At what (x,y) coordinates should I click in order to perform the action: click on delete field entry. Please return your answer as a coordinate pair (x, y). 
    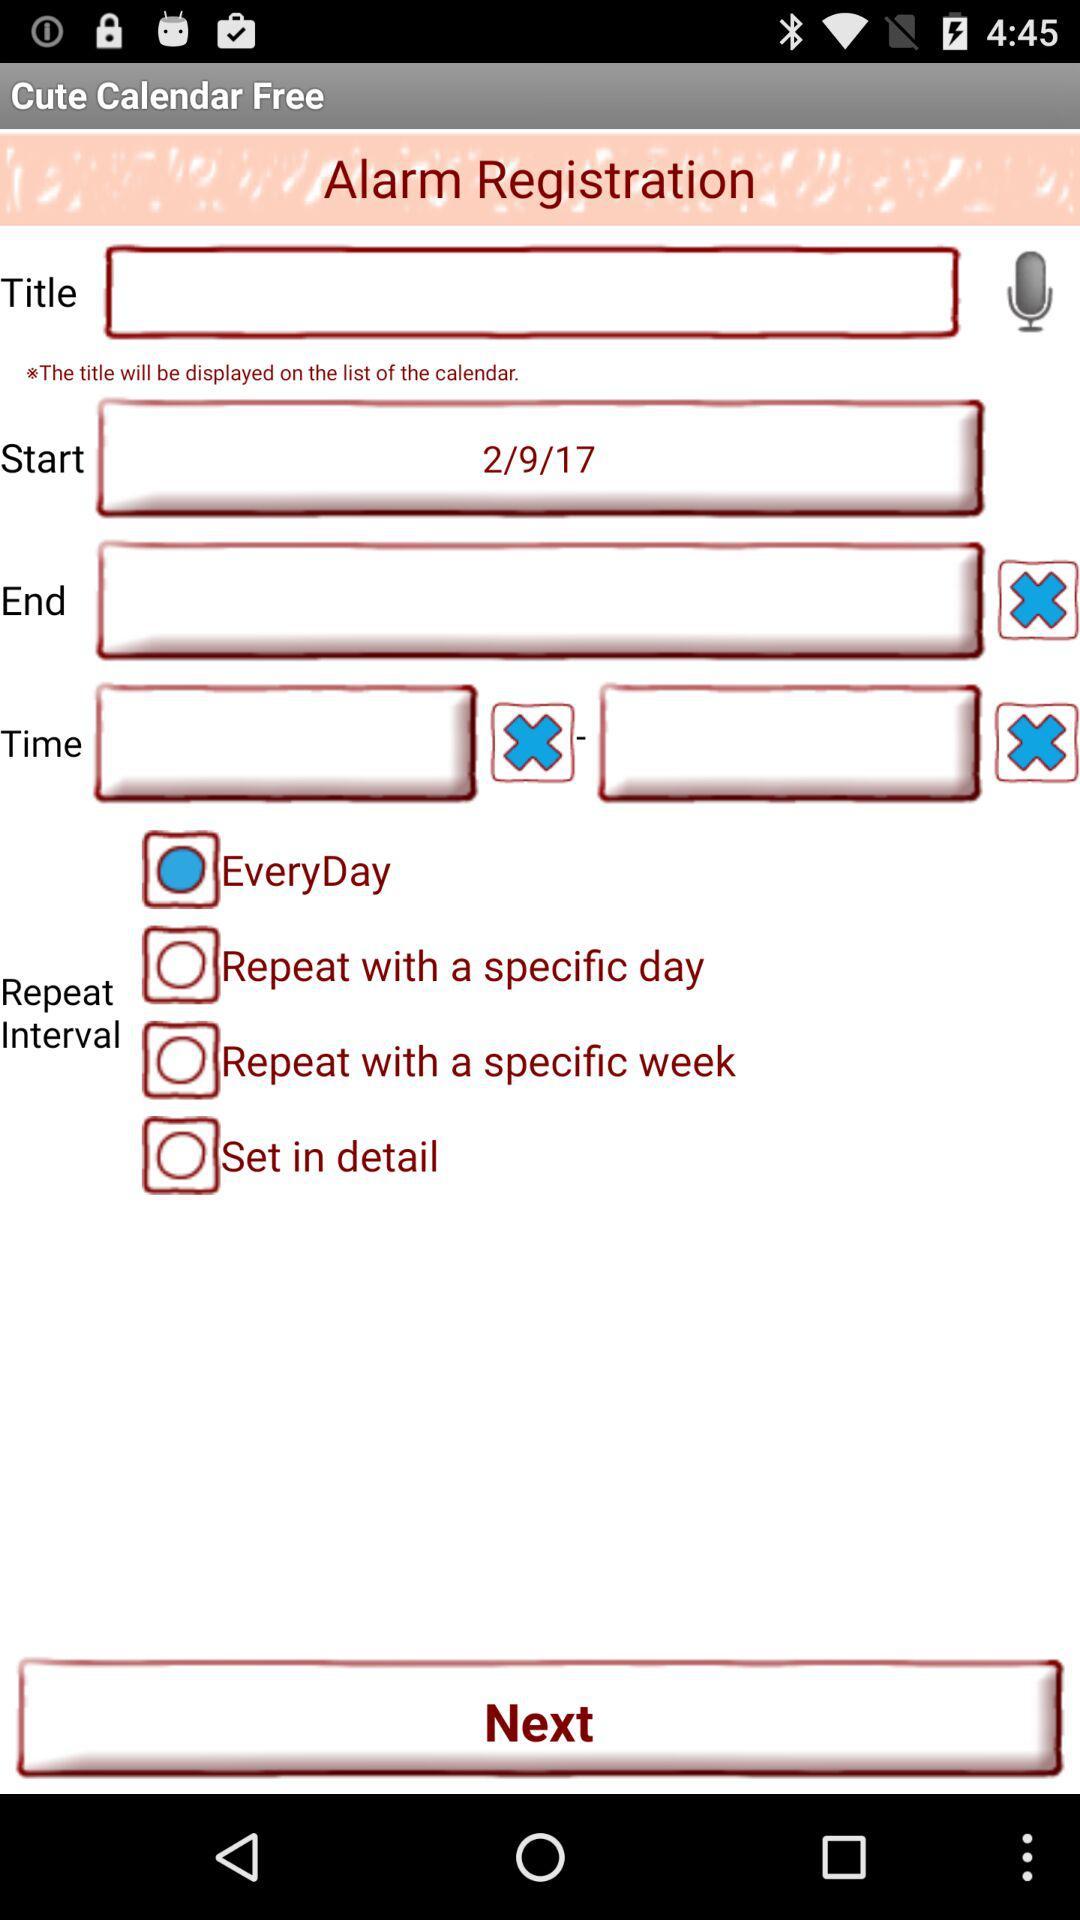
    Looking at the image, I should click on (1036, 599).